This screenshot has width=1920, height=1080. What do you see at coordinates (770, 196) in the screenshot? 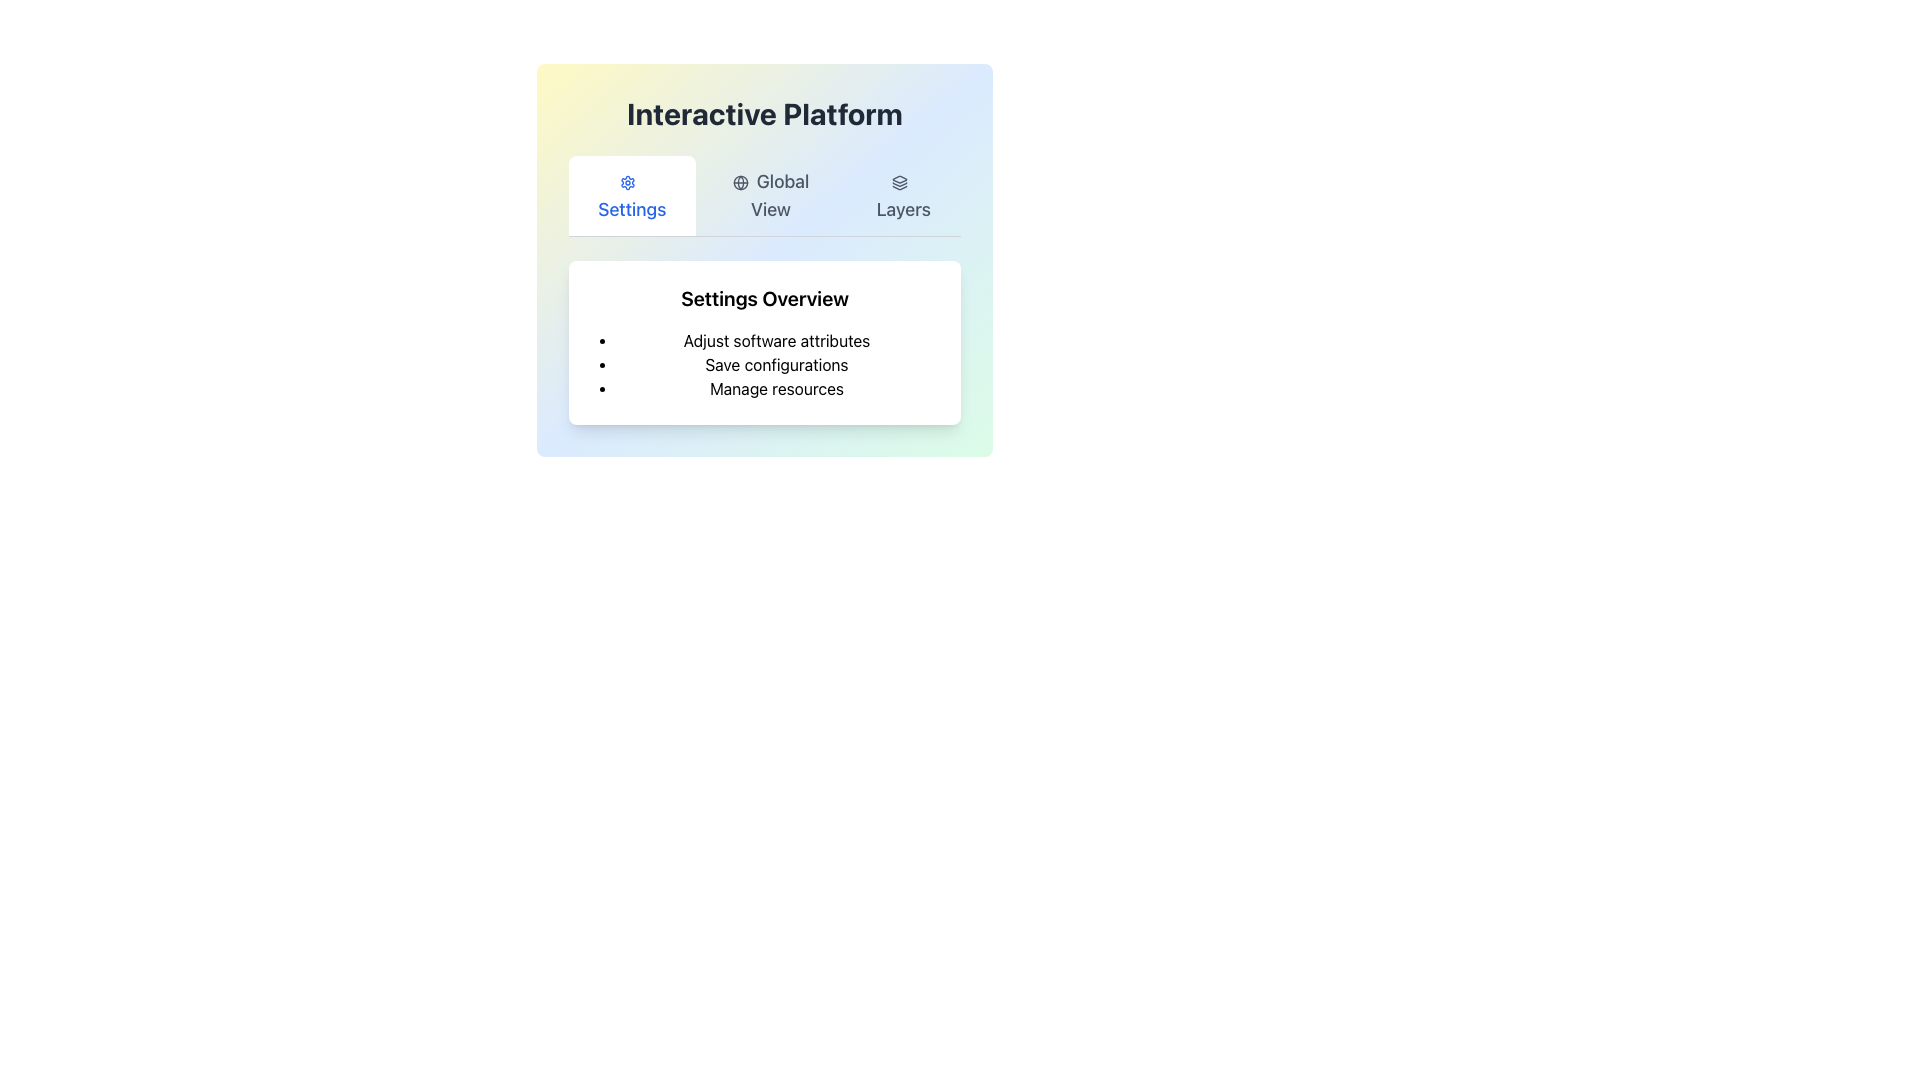
I see `the 'Global View' navigation tab` at bounding box center [770, 196].